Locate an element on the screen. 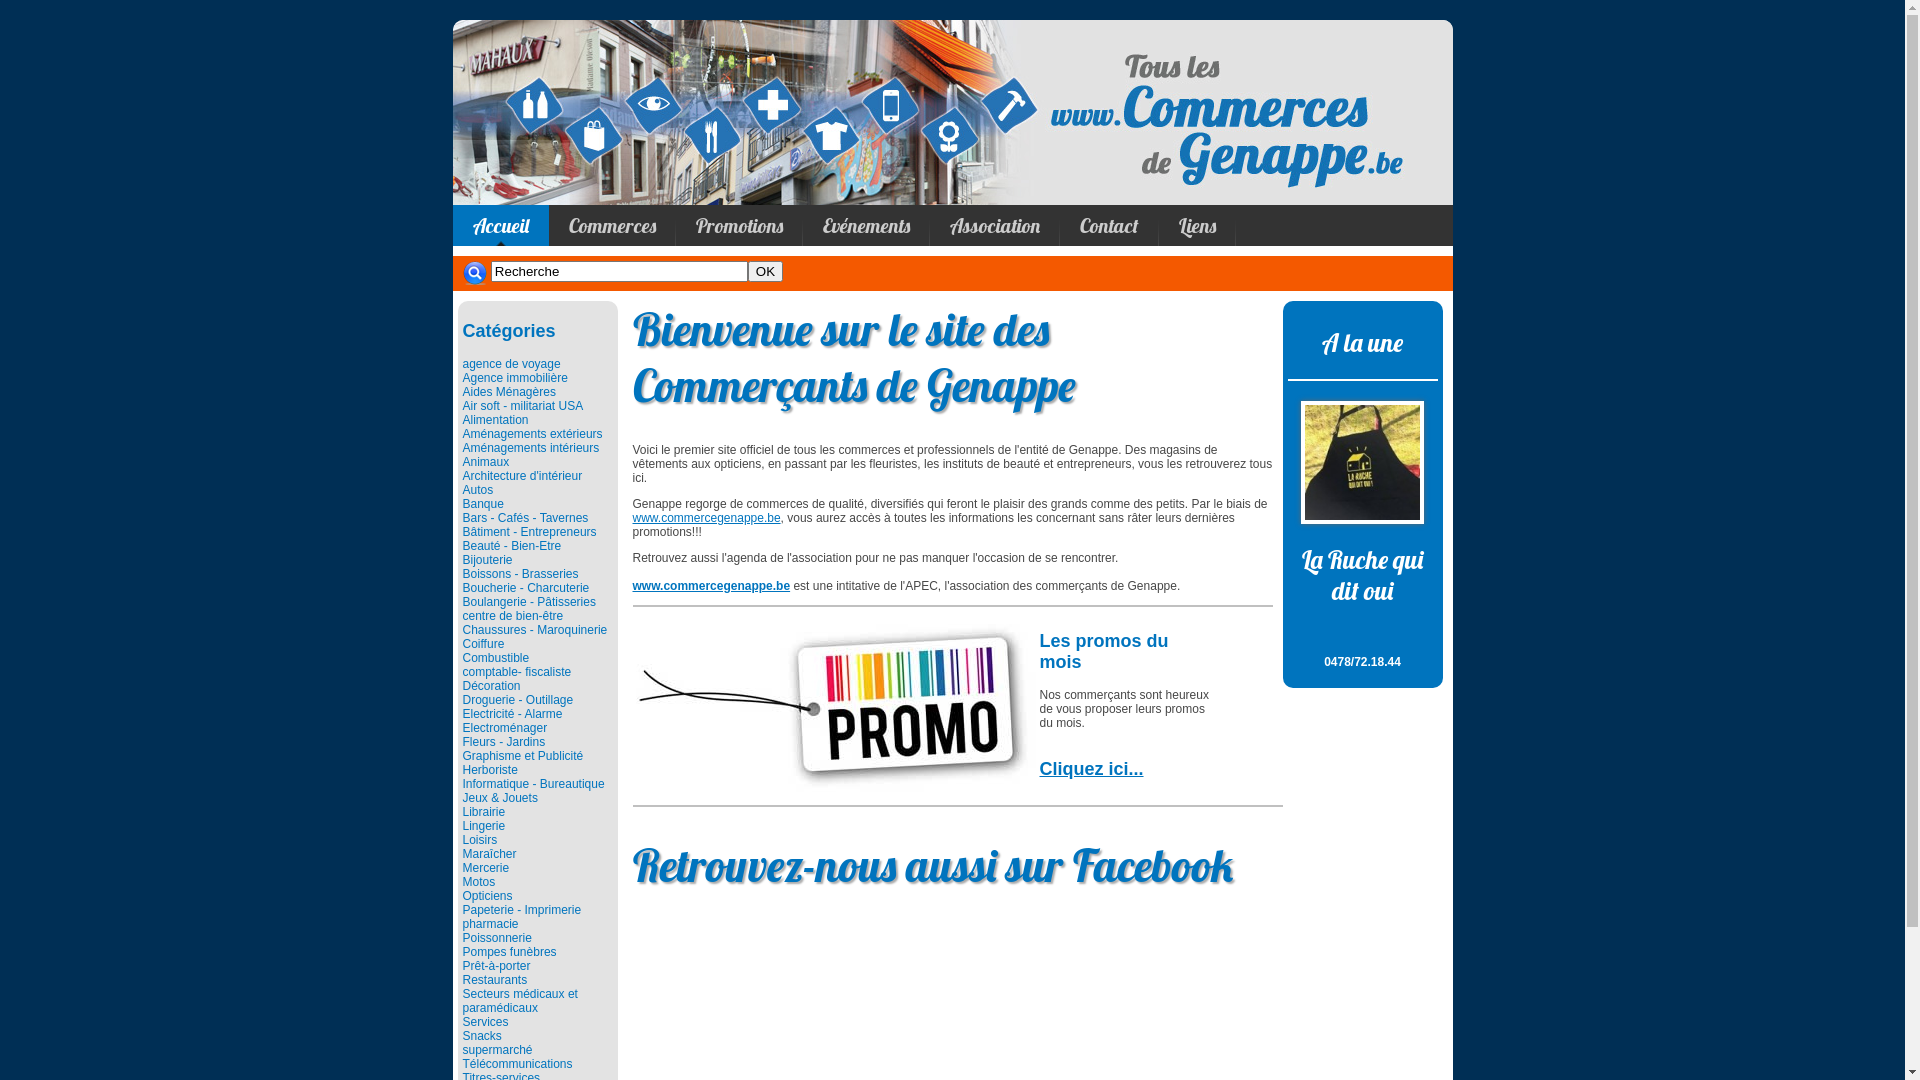 This screenshot has height=1080, width=1920. 'Services' is located at coordinates (484, 1022).